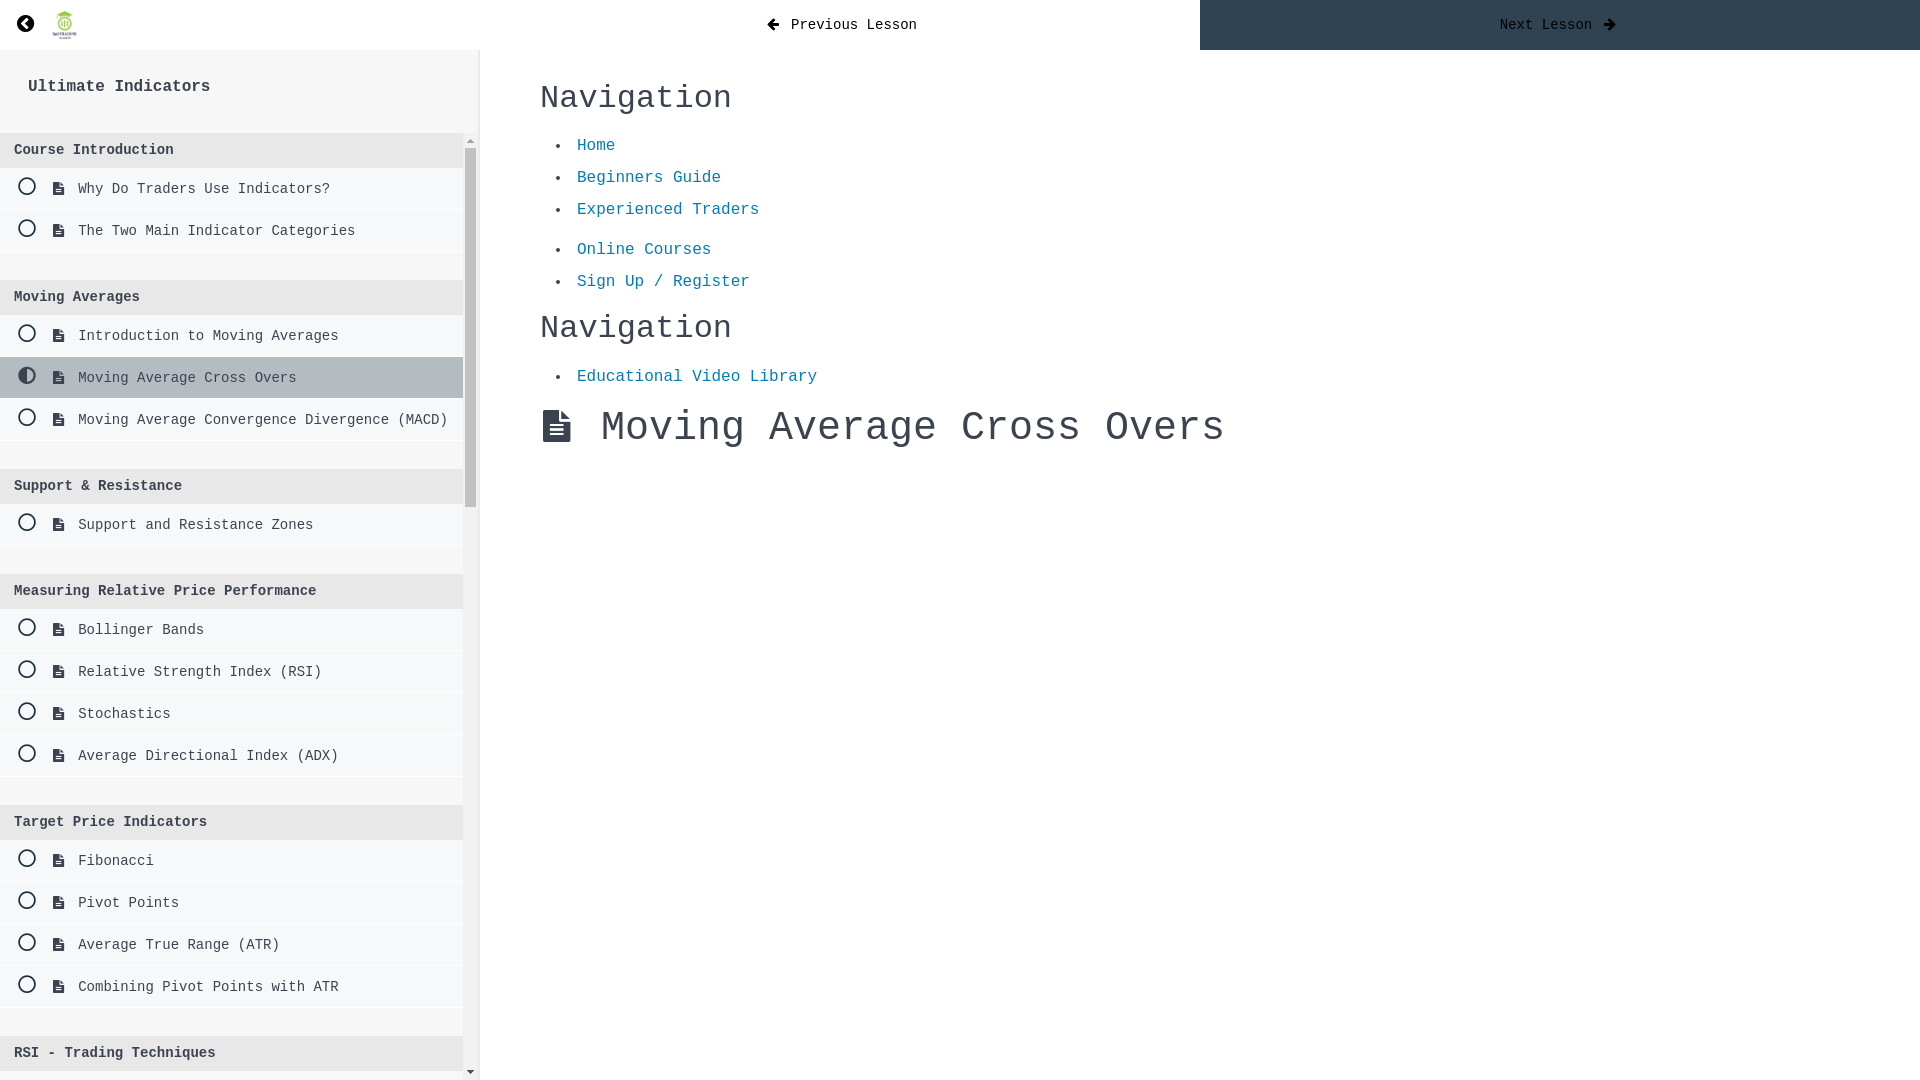 The width and height of the screenshot is (1920, 1080). Describe the element at coordinates (663, 281) in the screenshot. I see `'Sign Up / Register'` at that location.